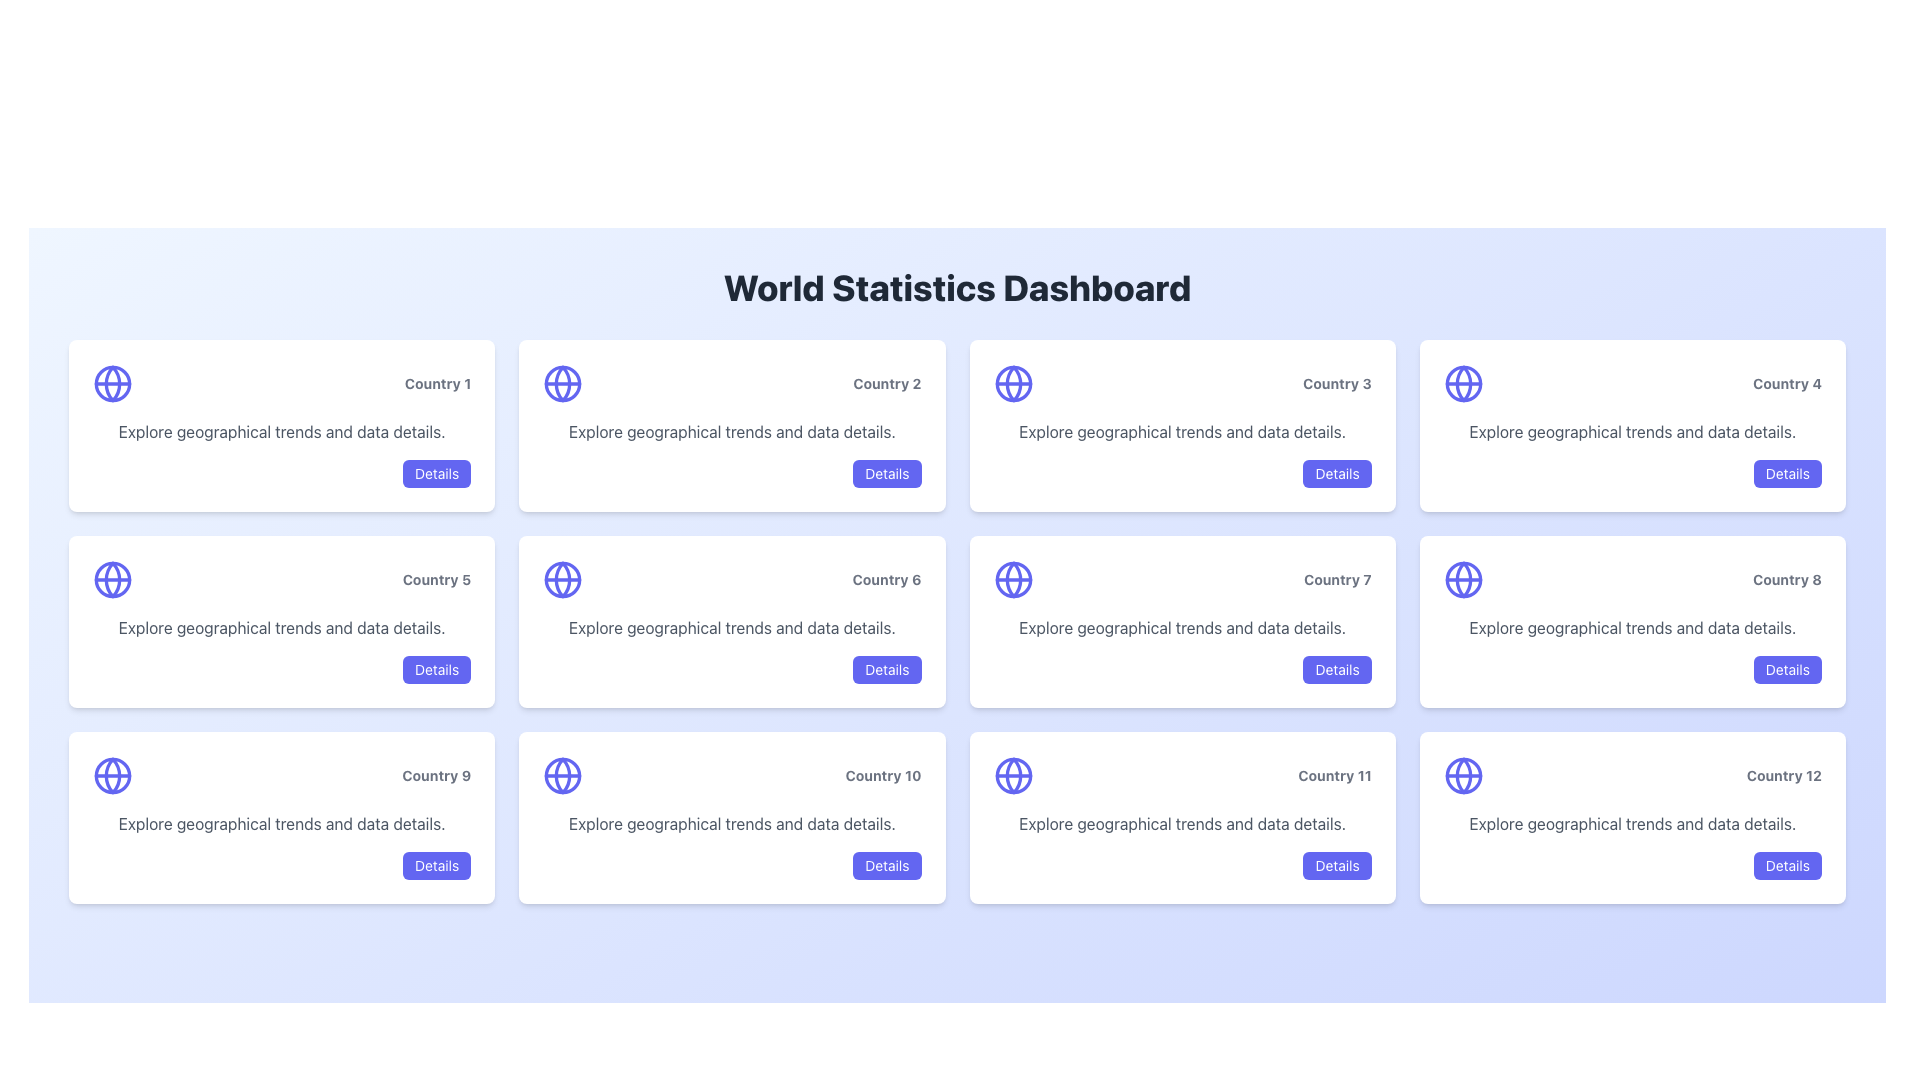  I want to click on the 'Details' button with a purple background located at the bottom-right corner of the 'Country 4' card to observe the color change, so click(1787, 474).